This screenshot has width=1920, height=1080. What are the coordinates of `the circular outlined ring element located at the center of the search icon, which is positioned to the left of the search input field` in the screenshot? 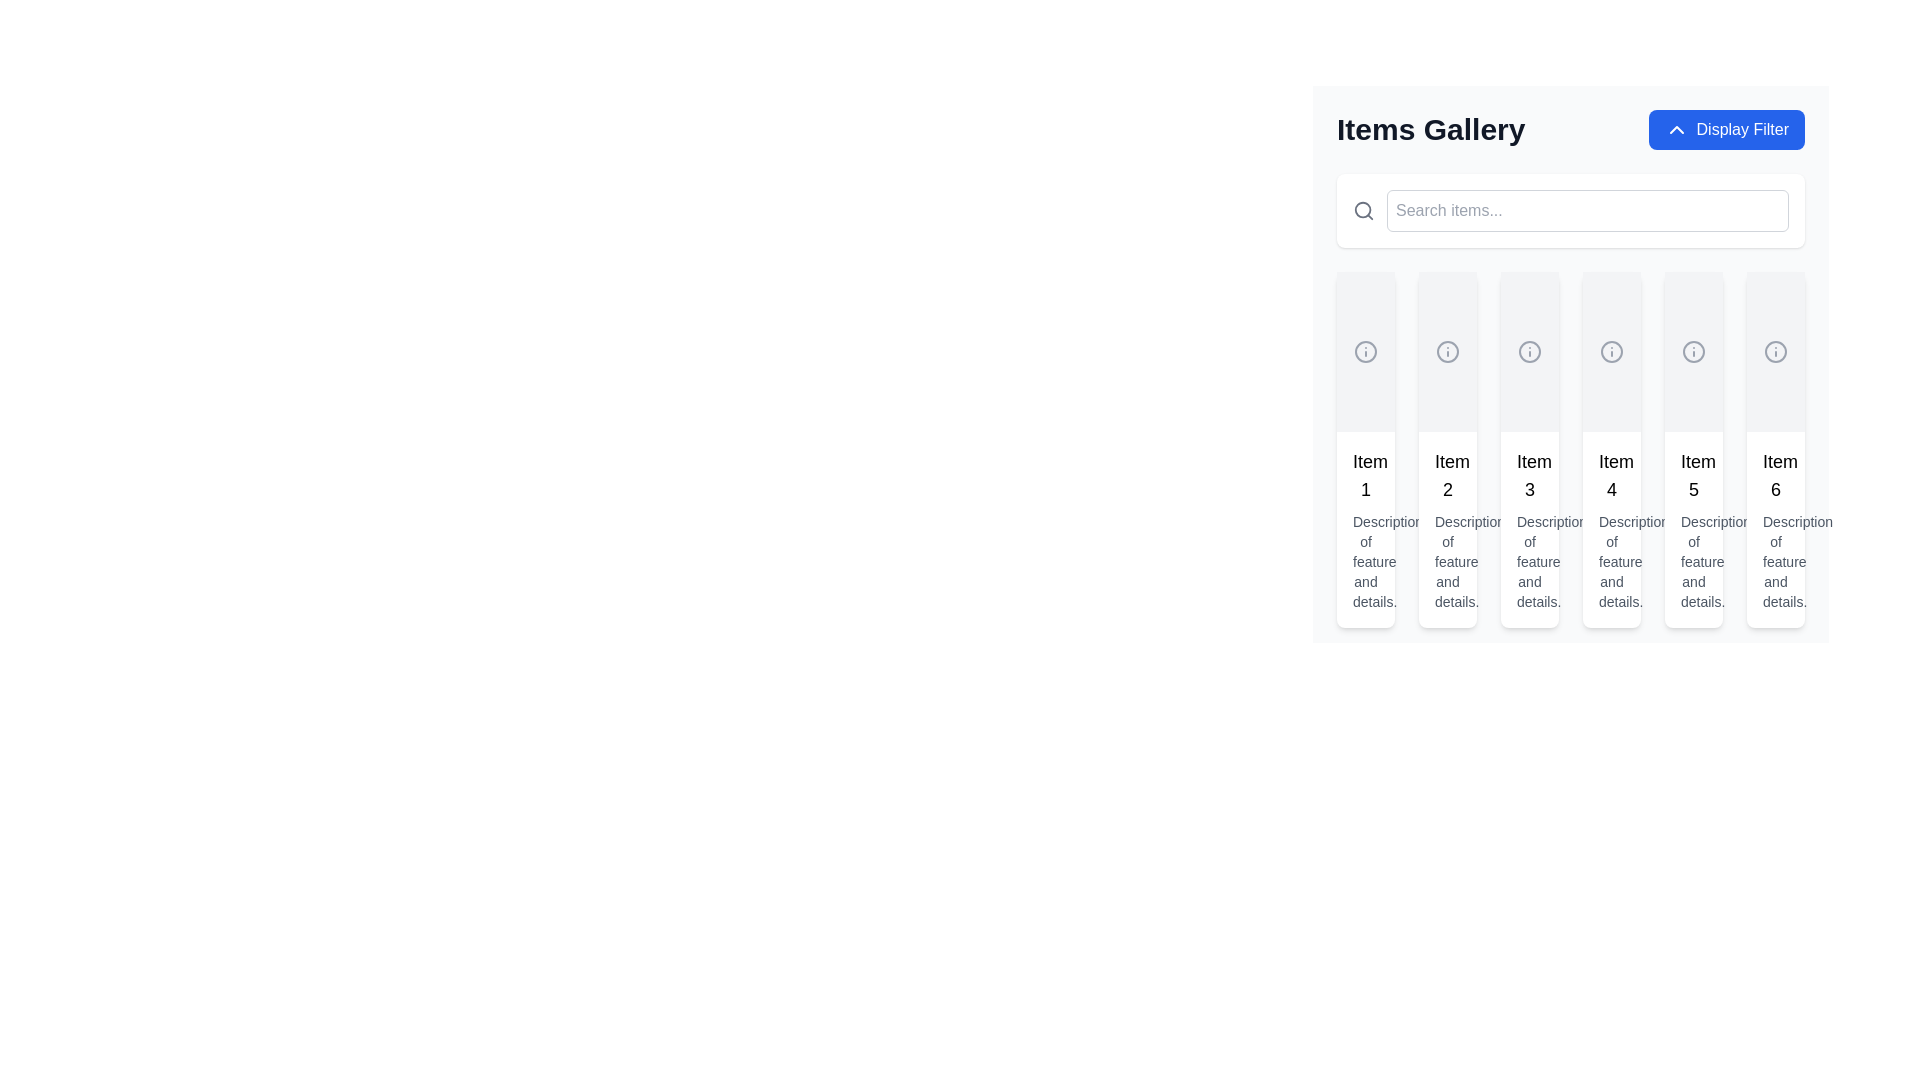 It's located at (1362, 210).